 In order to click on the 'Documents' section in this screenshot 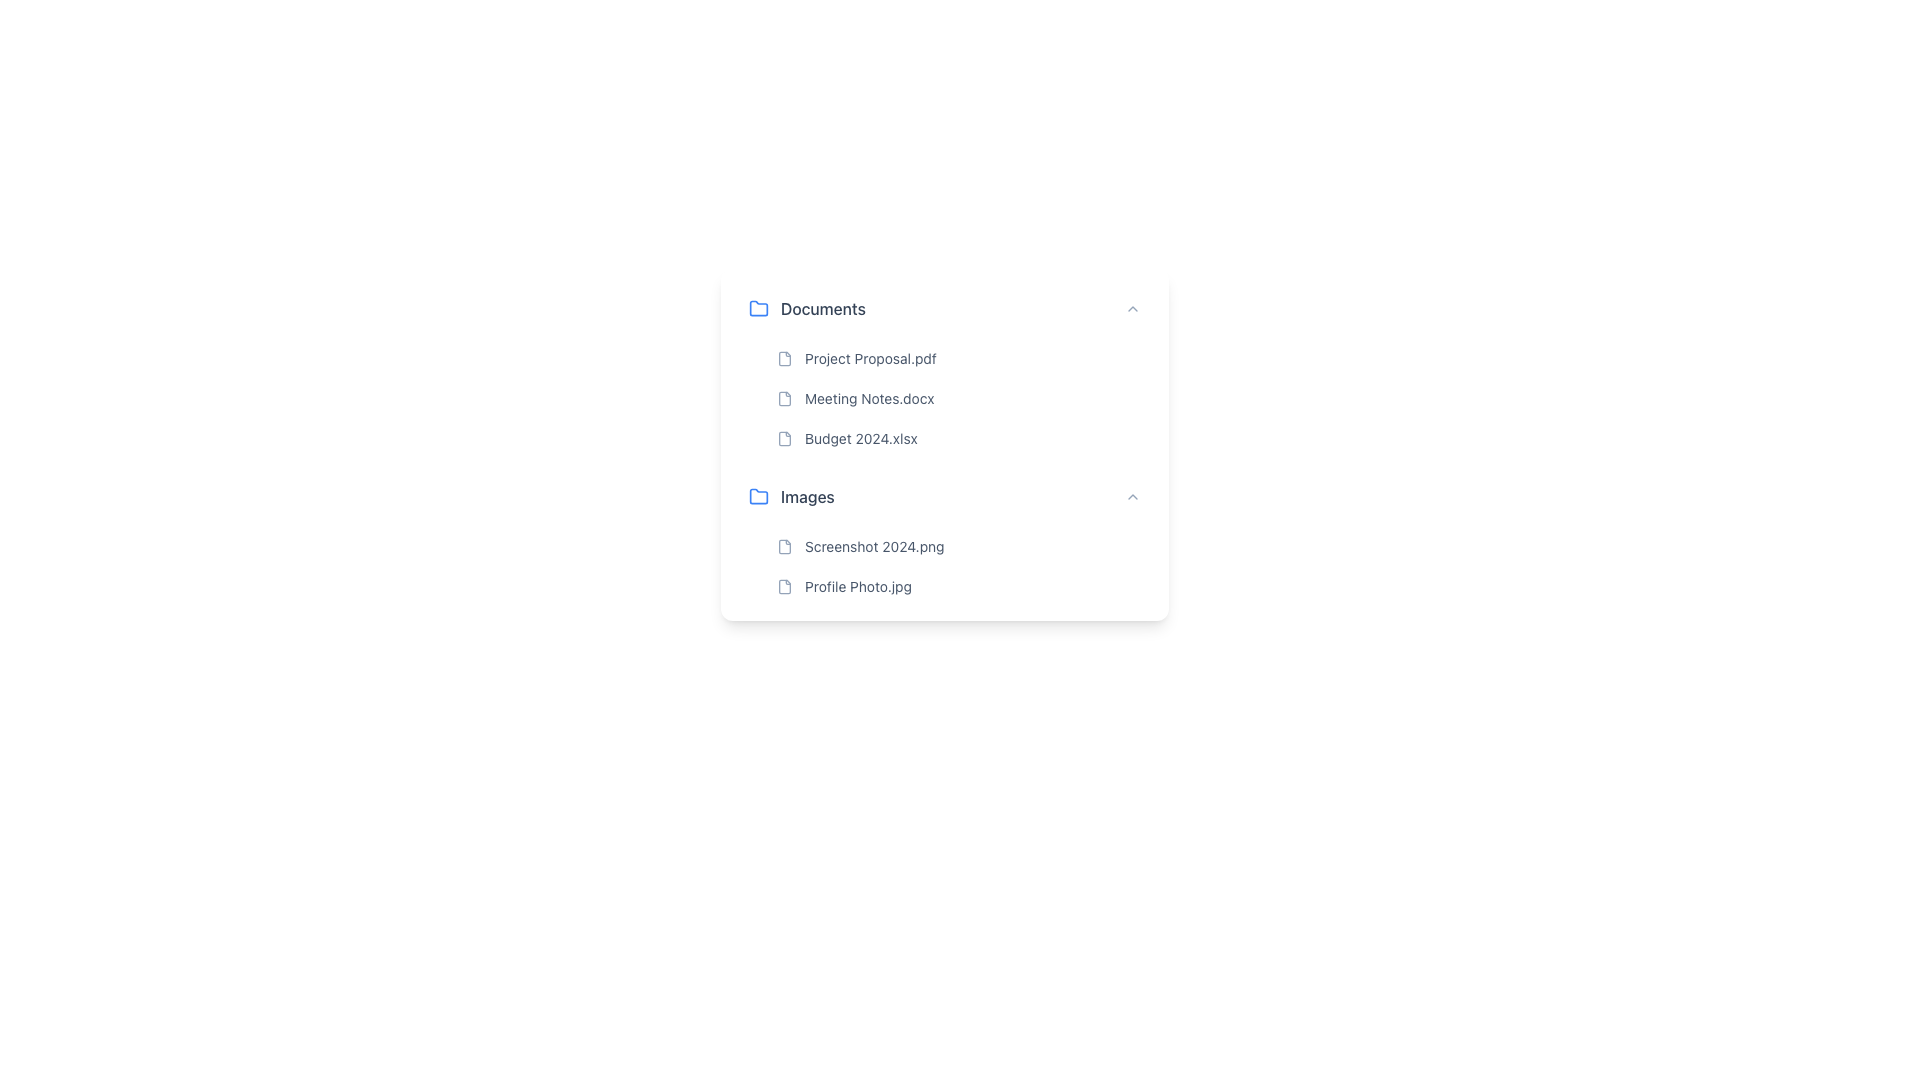, I will do `click(944, 370)`.